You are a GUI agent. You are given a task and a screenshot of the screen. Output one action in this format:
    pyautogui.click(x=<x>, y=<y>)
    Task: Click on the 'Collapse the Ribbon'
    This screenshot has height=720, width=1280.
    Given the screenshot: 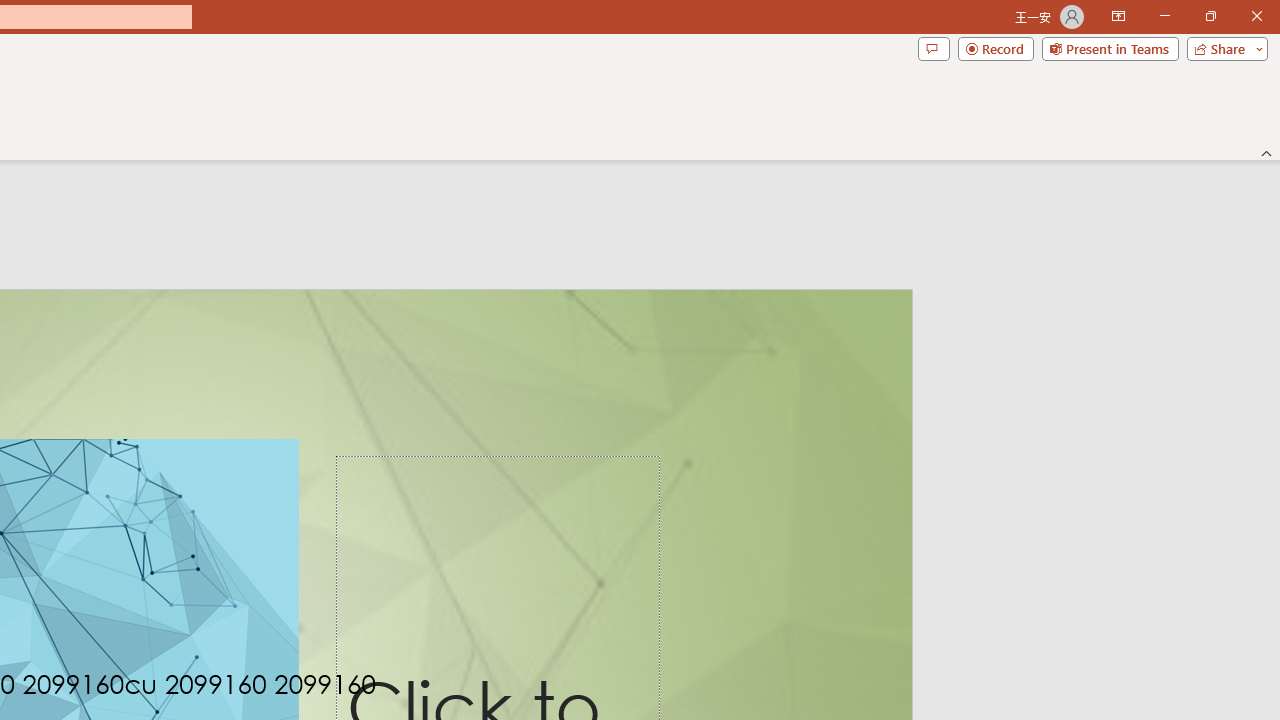 What is the action you would take?
    pyautogui.click(x=1266, y=152)
    